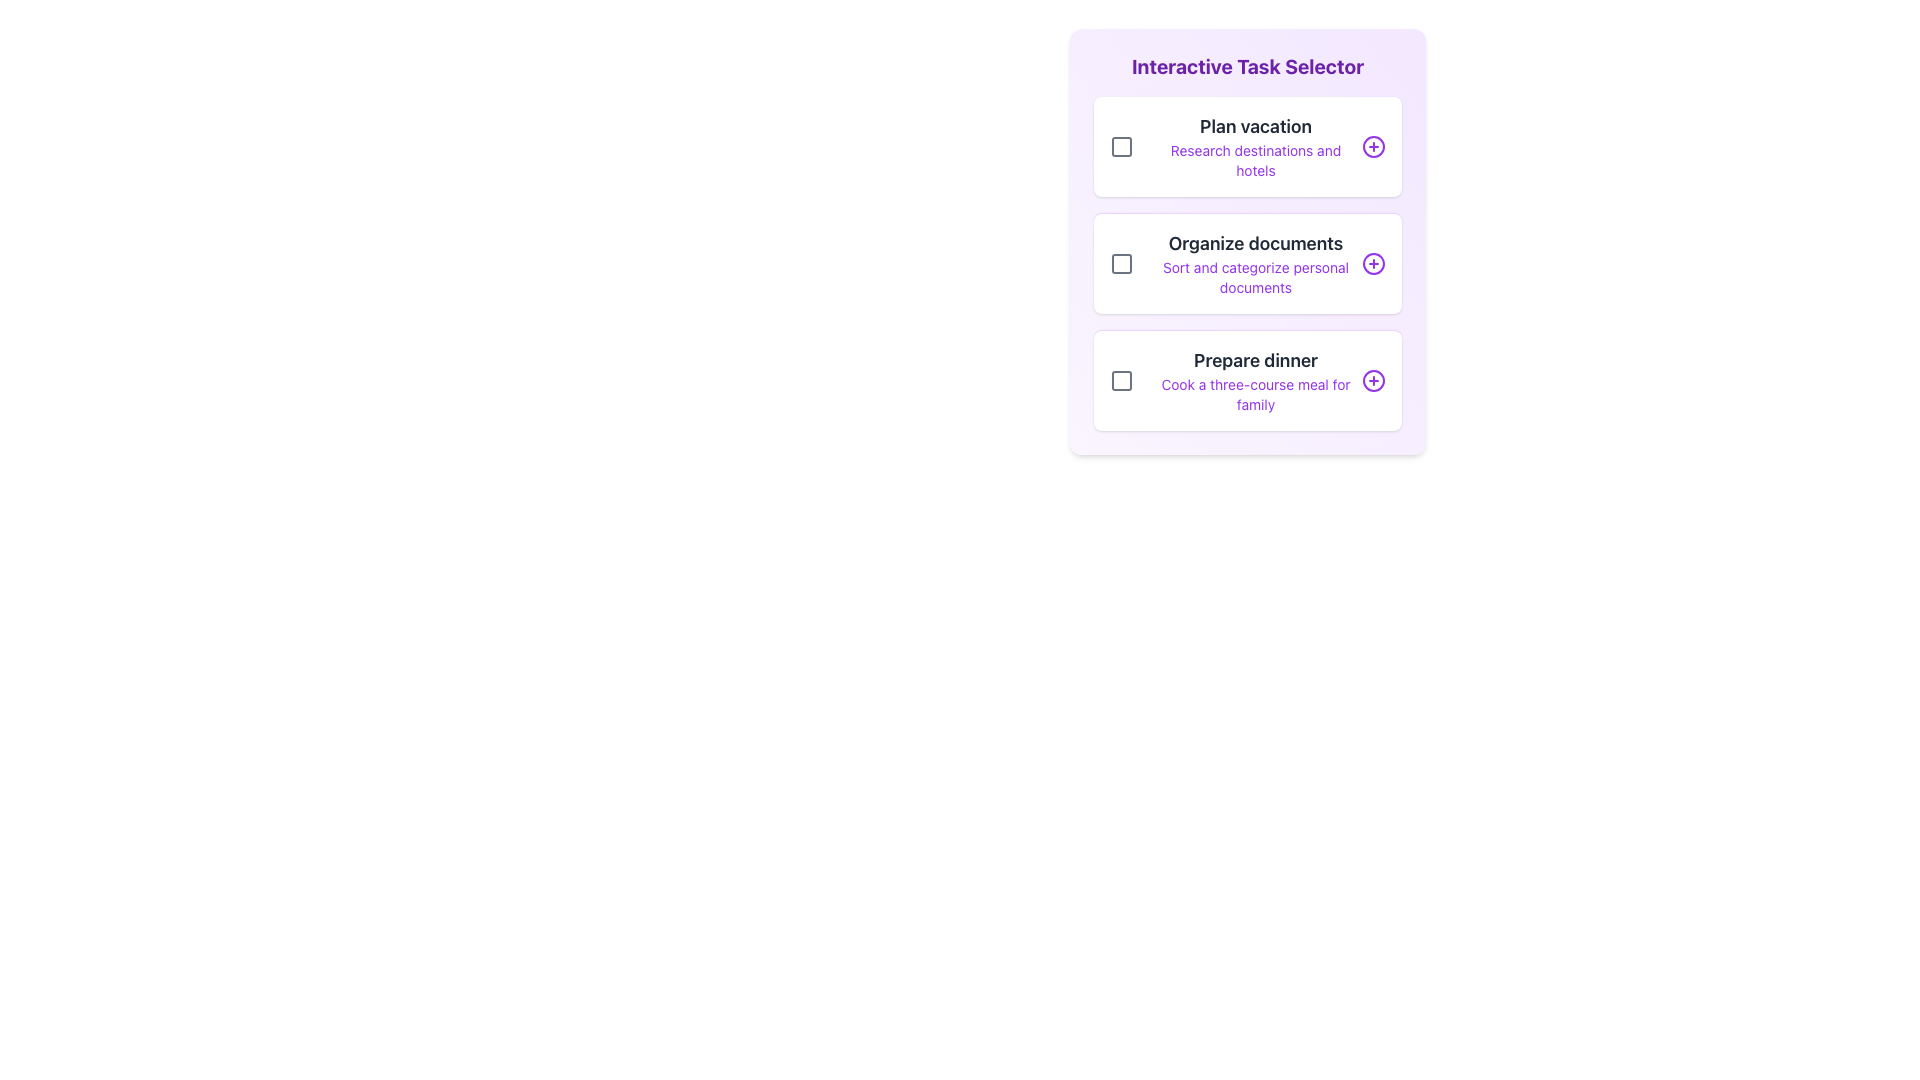 This screenshot has height=1080, width=1920. I want to click on the text label displaying 'Cook a three-course meal for family', which is styled in purple and located below the 'Prepare dinner' heading, so click(1255, 394).